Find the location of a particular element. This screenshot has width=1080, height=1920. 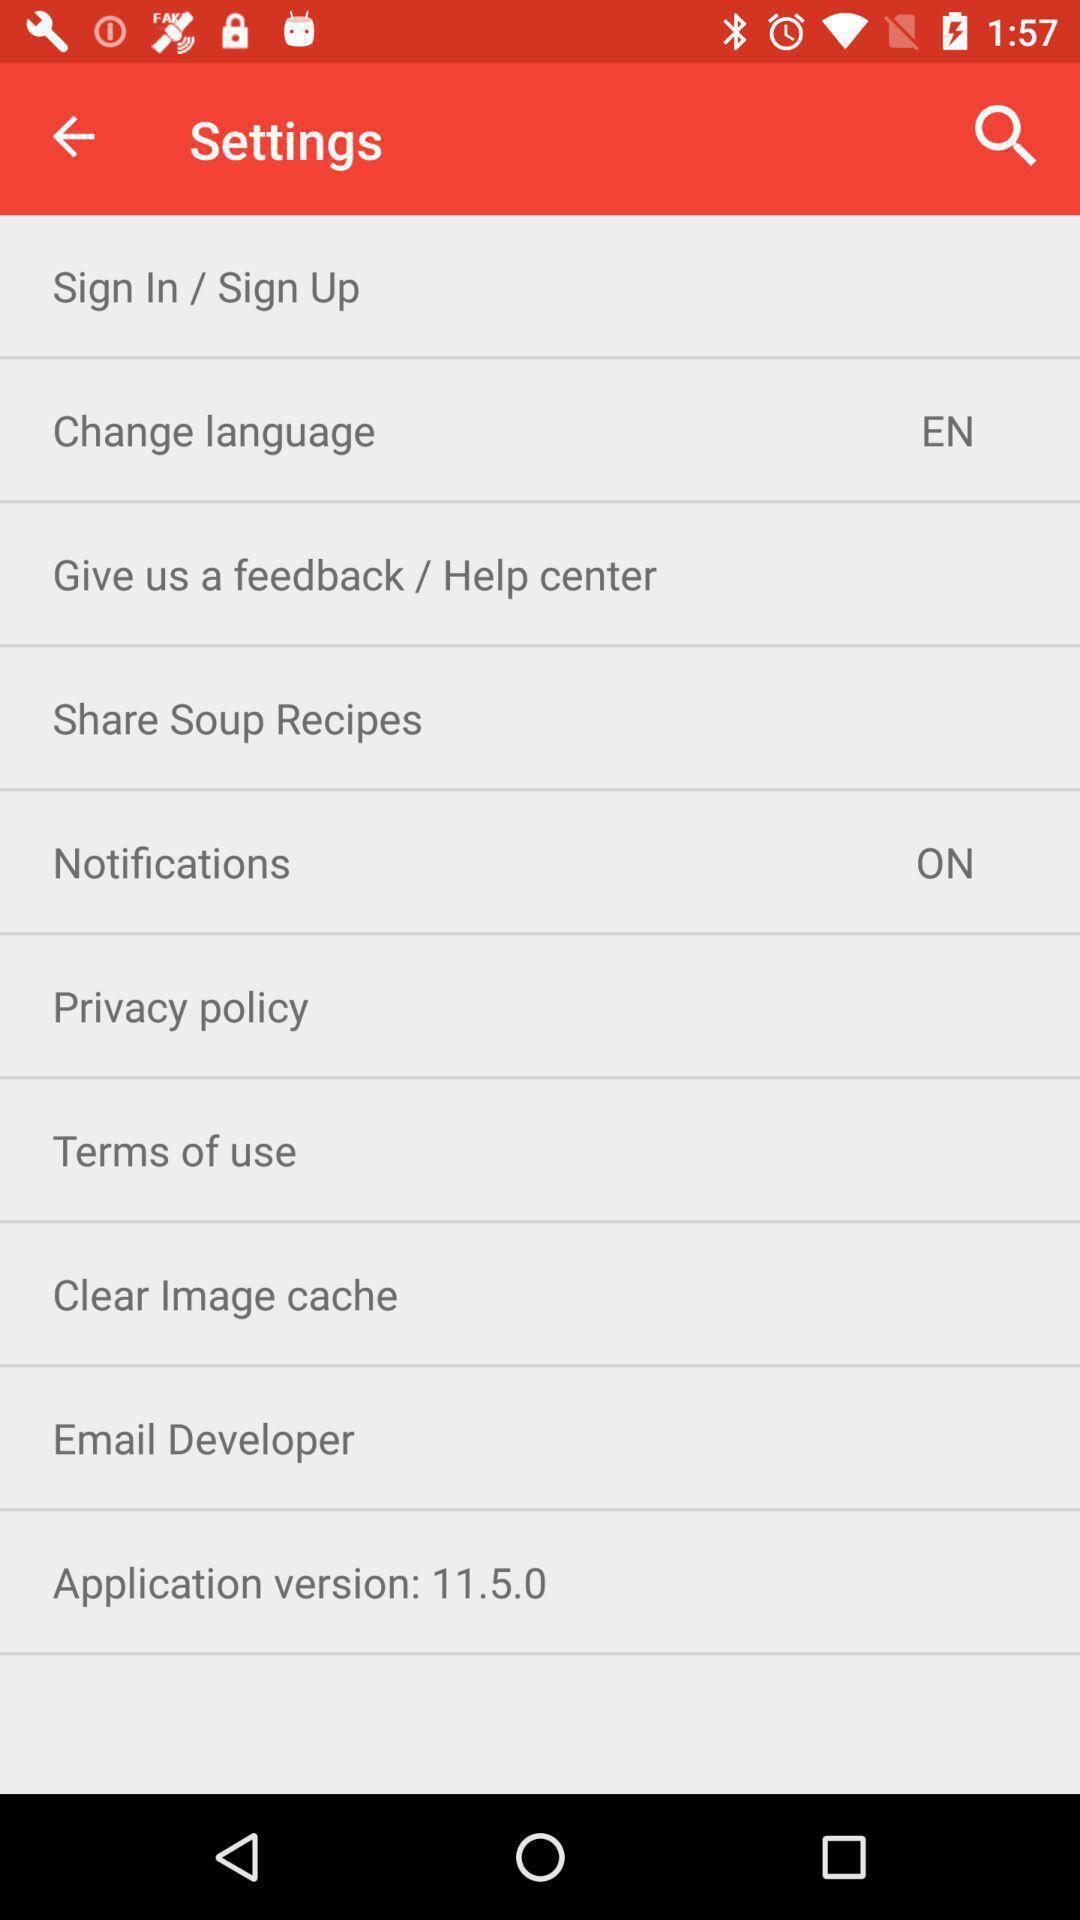

the icon next to the settings icon is located at coordinates (72, 135).